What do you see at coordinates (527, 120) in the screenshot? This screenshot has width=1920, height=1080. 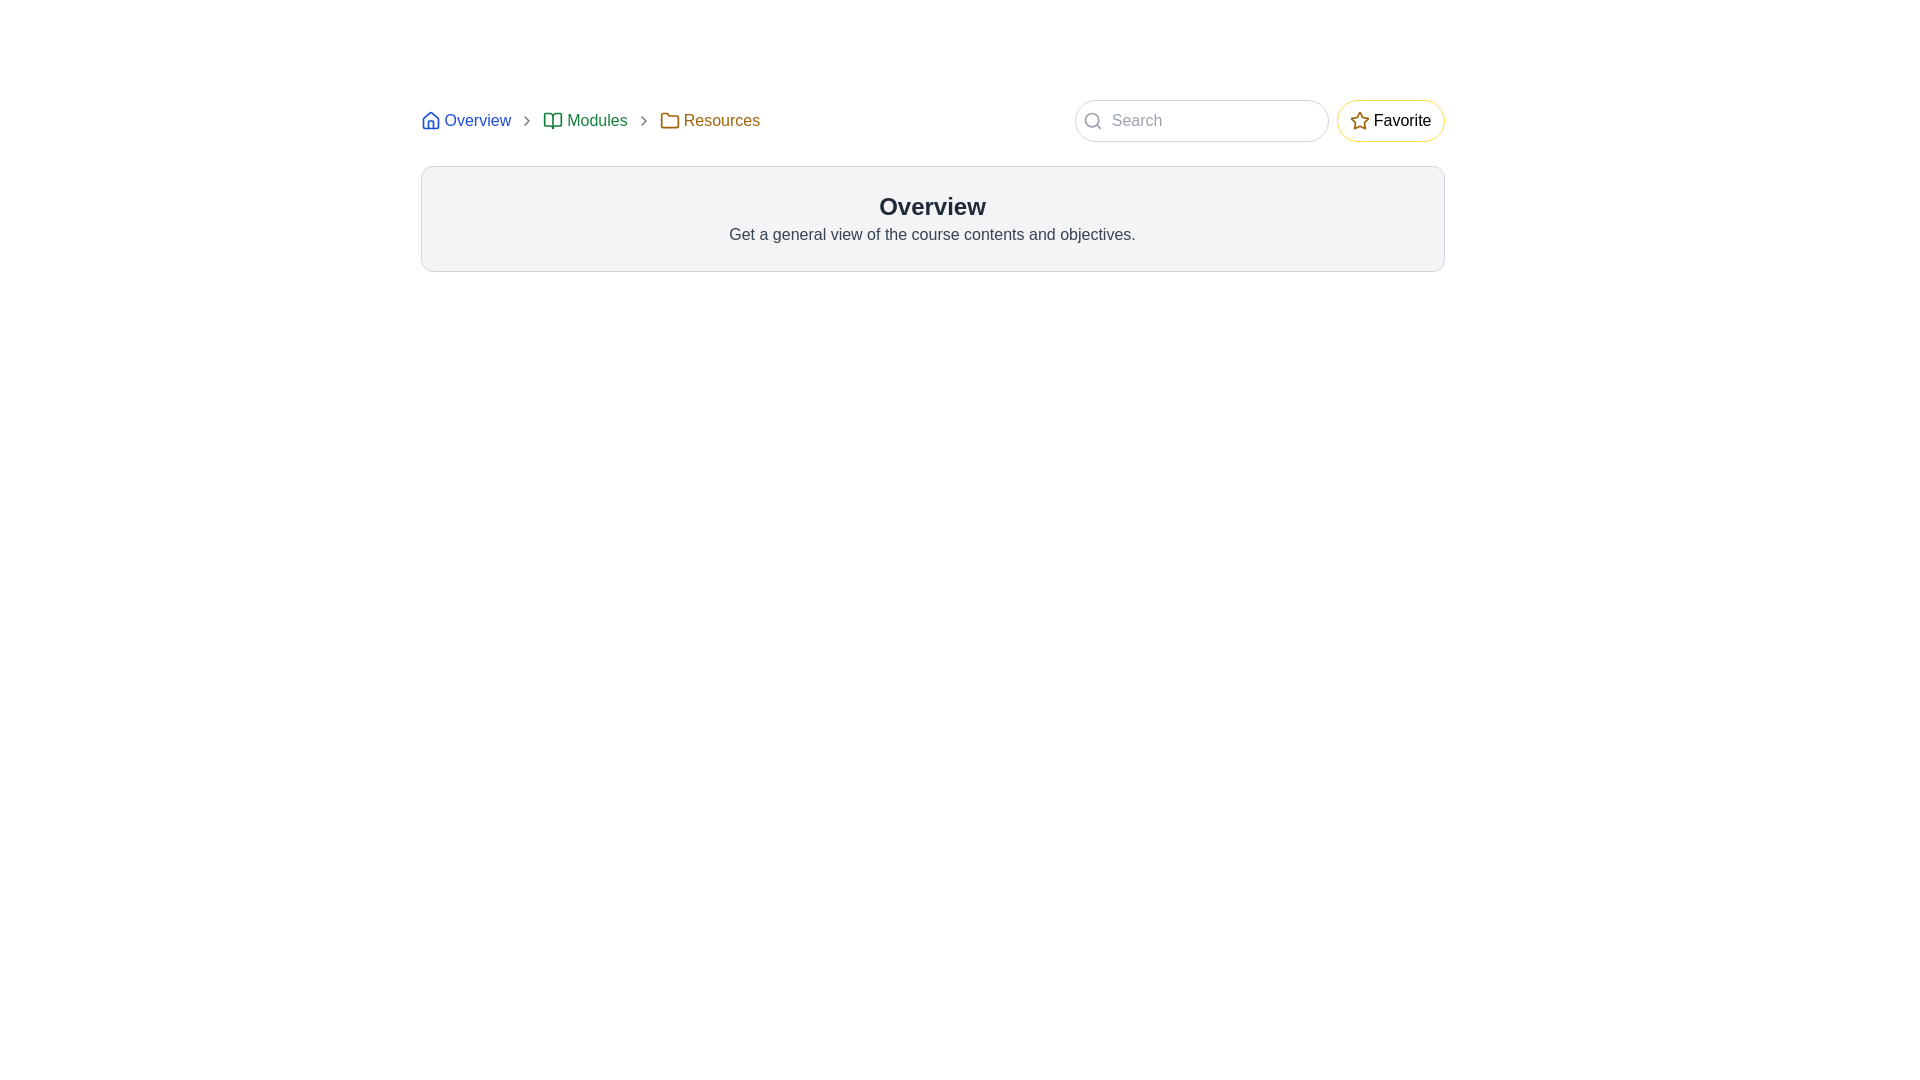 I see `the second icon in the breadcrumb navigation bar, which is positioned between the 'Overview' link and the 'Modules' link` at bounding box center [527, 120].